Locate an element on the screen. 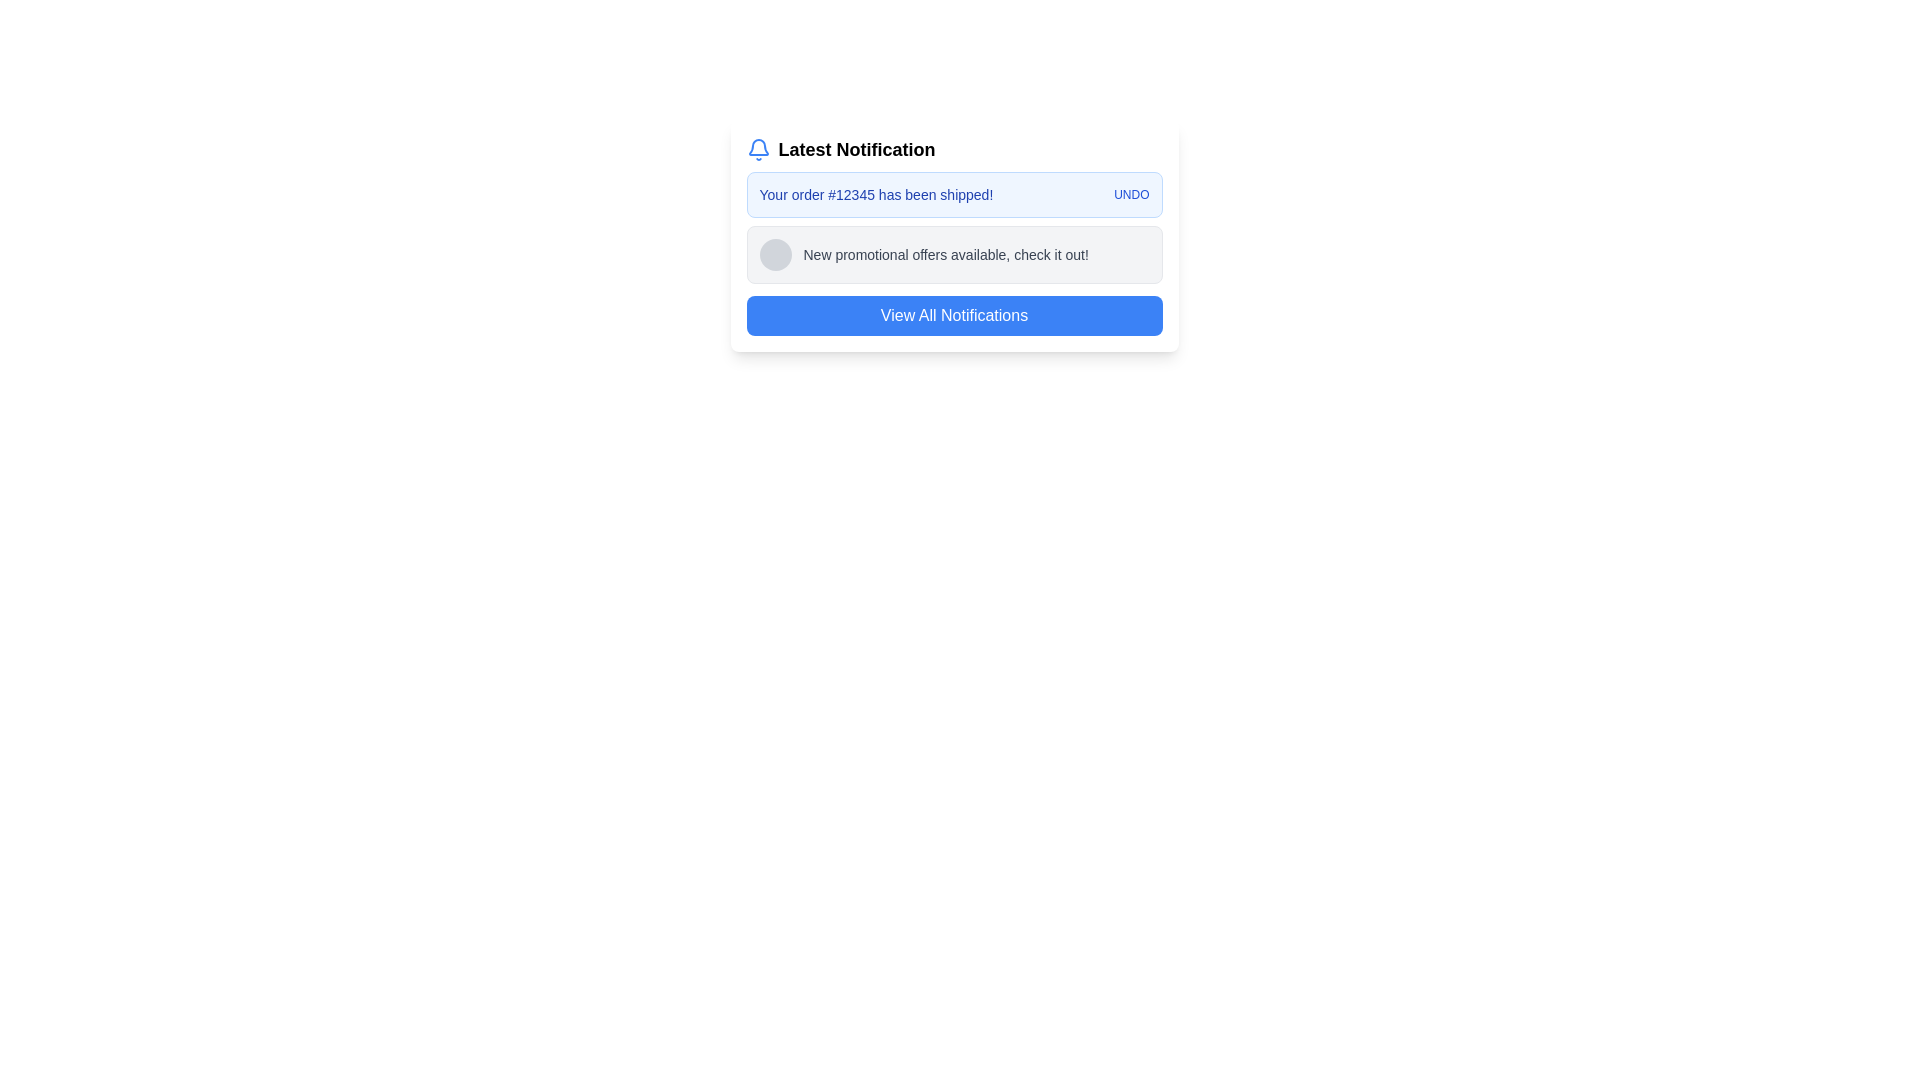 Image resolution: width=1920 pixels, height=1080 pixels. notification message that states 'Your order #12345 has been shipped!' which is located within the light blue rectangular section of the 'Latest Notification' panel is located at coordinates (953, 195).